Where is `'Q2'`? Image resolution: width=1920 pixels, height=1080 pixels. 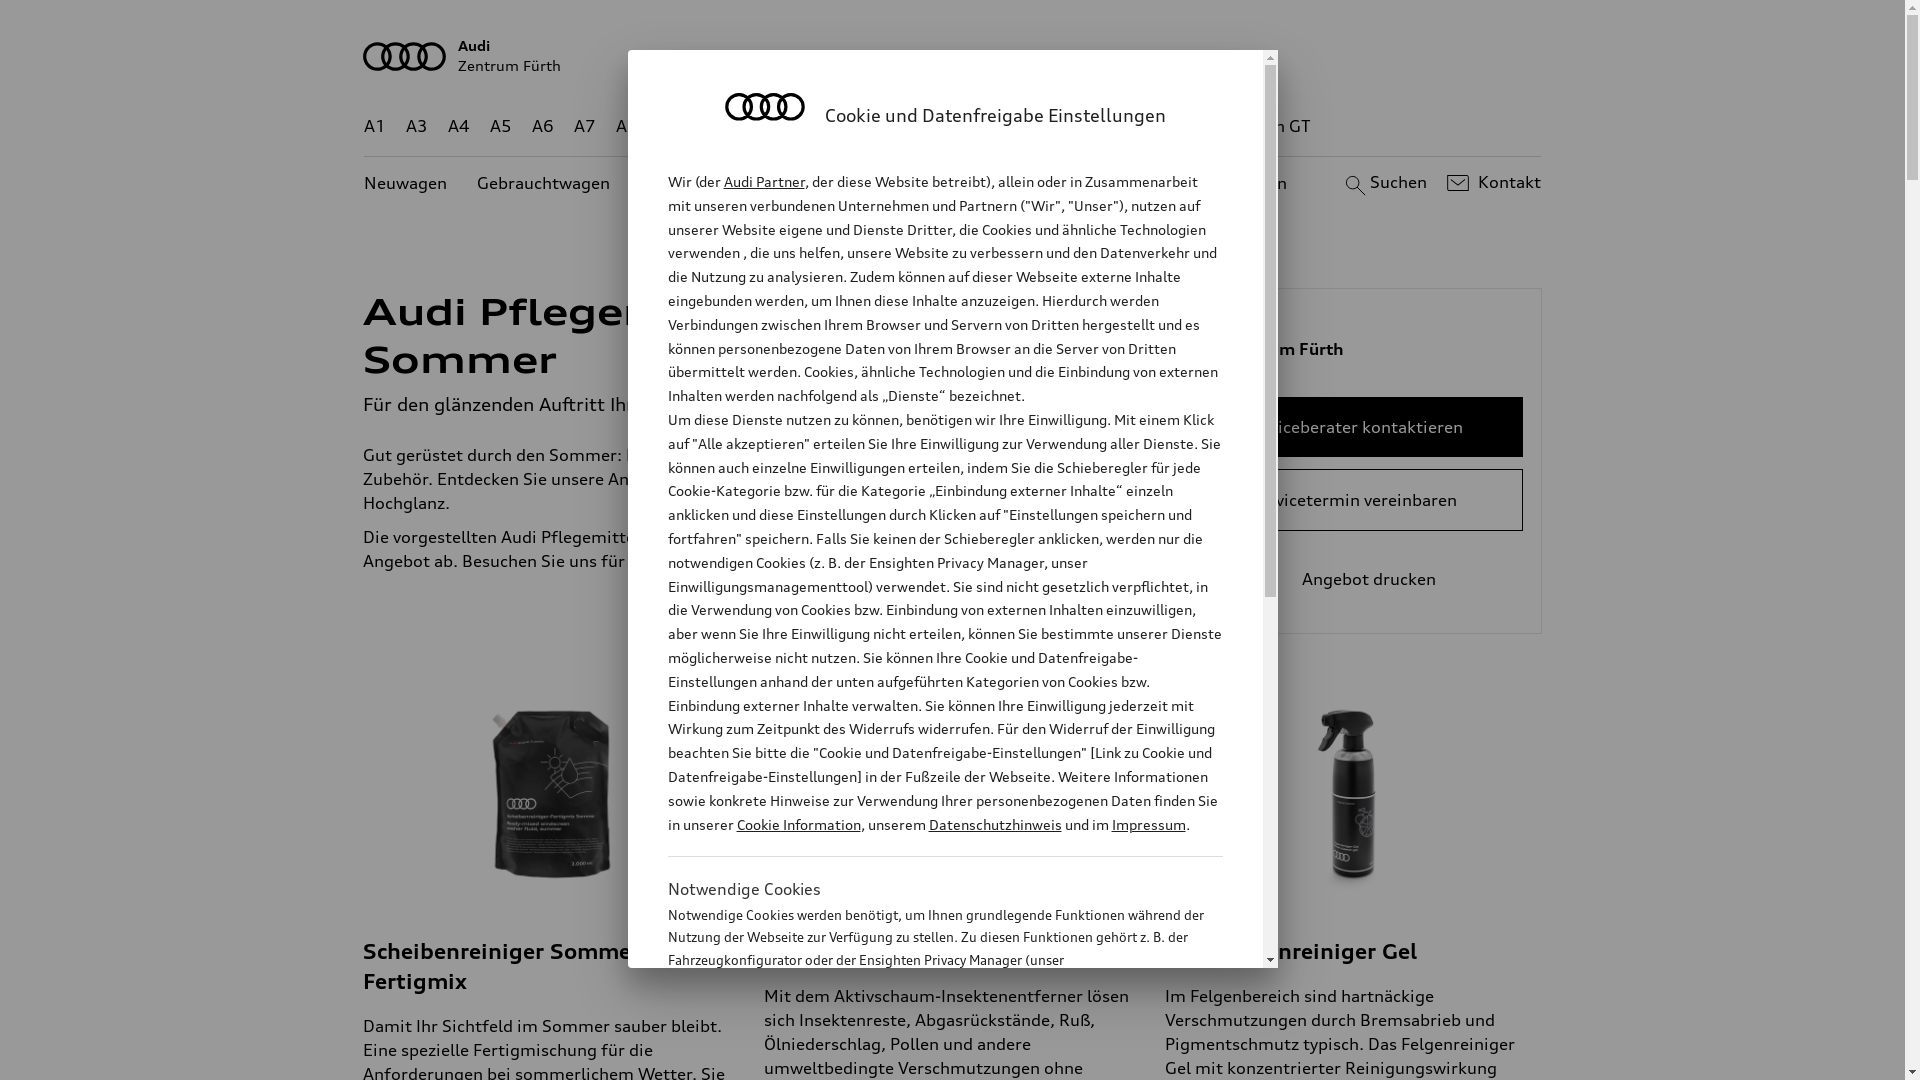
'Q2' is located at coordinates (669, 126).